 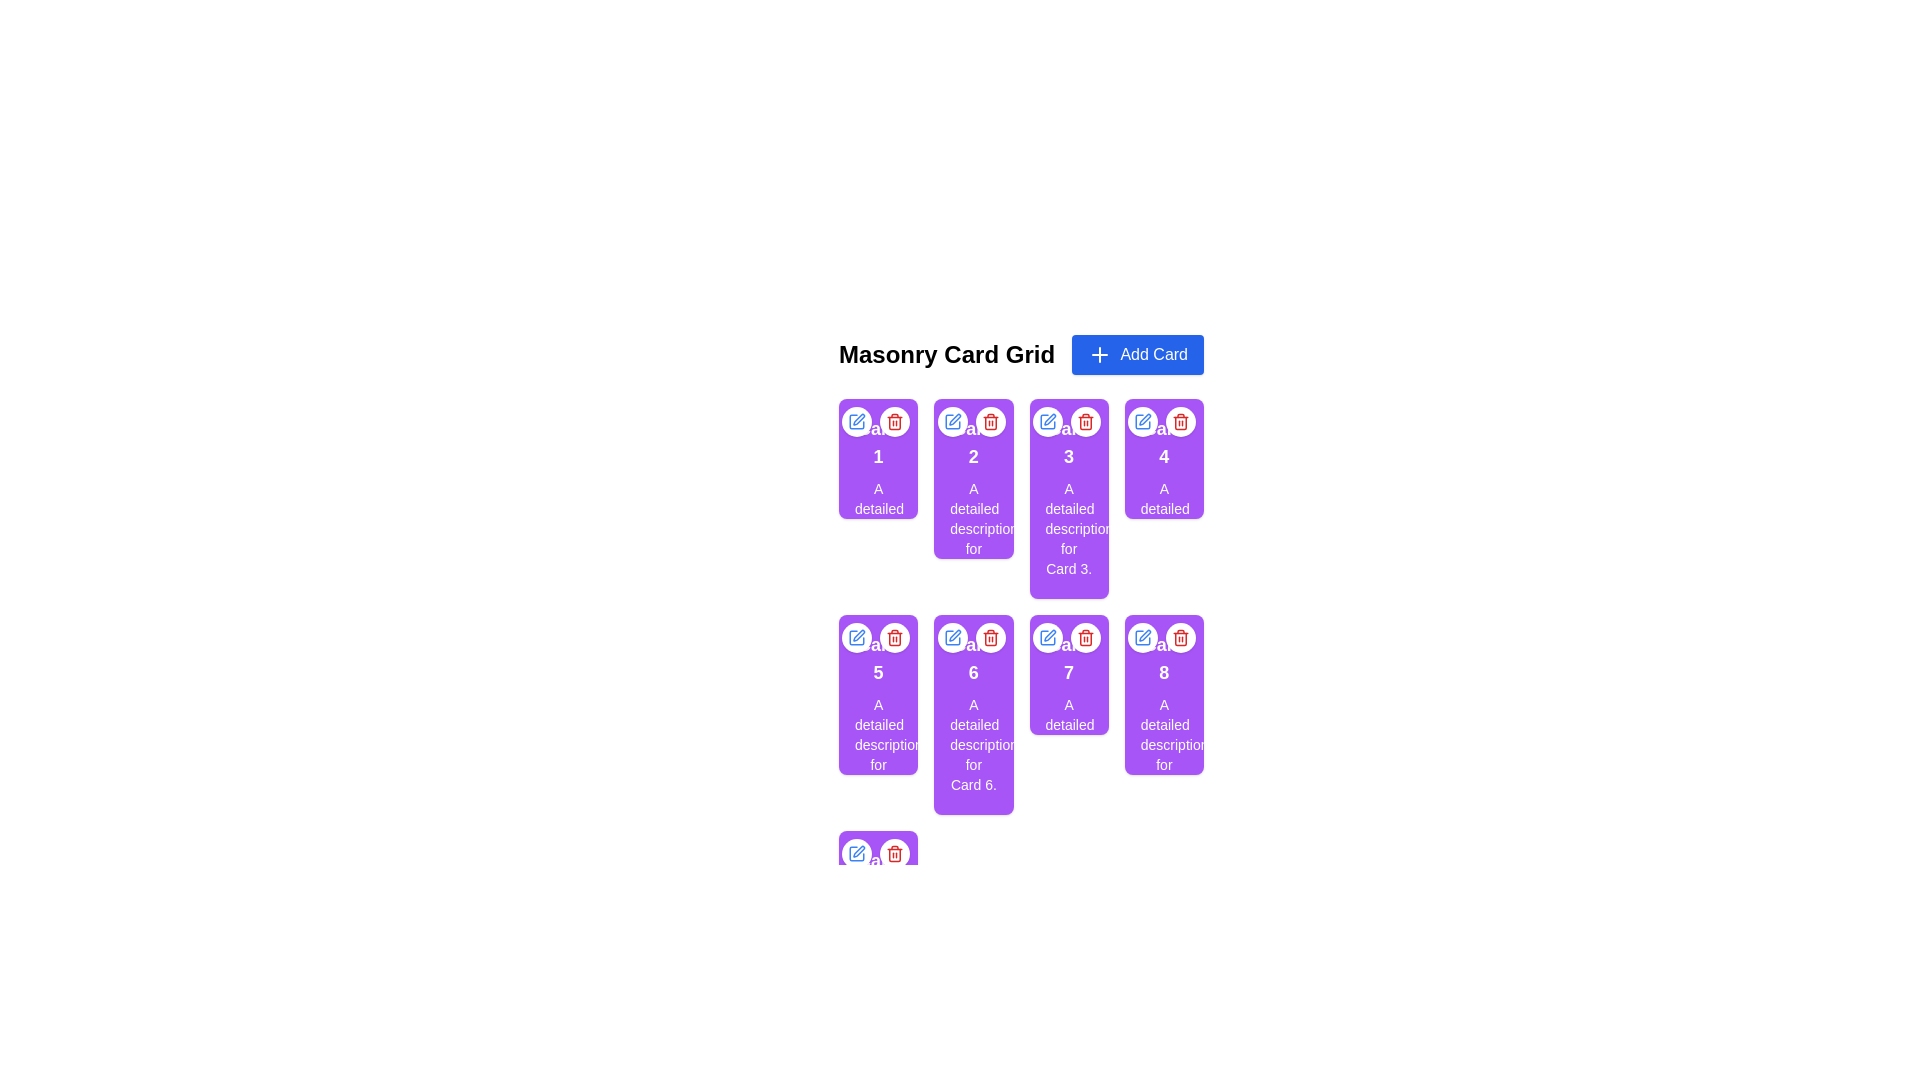 What do you see at coordinates (894, 853) in the screenshot?
I see `the circular delete button with a red trash can icon located in the top-right corner group` at bounding box center [894, 853].